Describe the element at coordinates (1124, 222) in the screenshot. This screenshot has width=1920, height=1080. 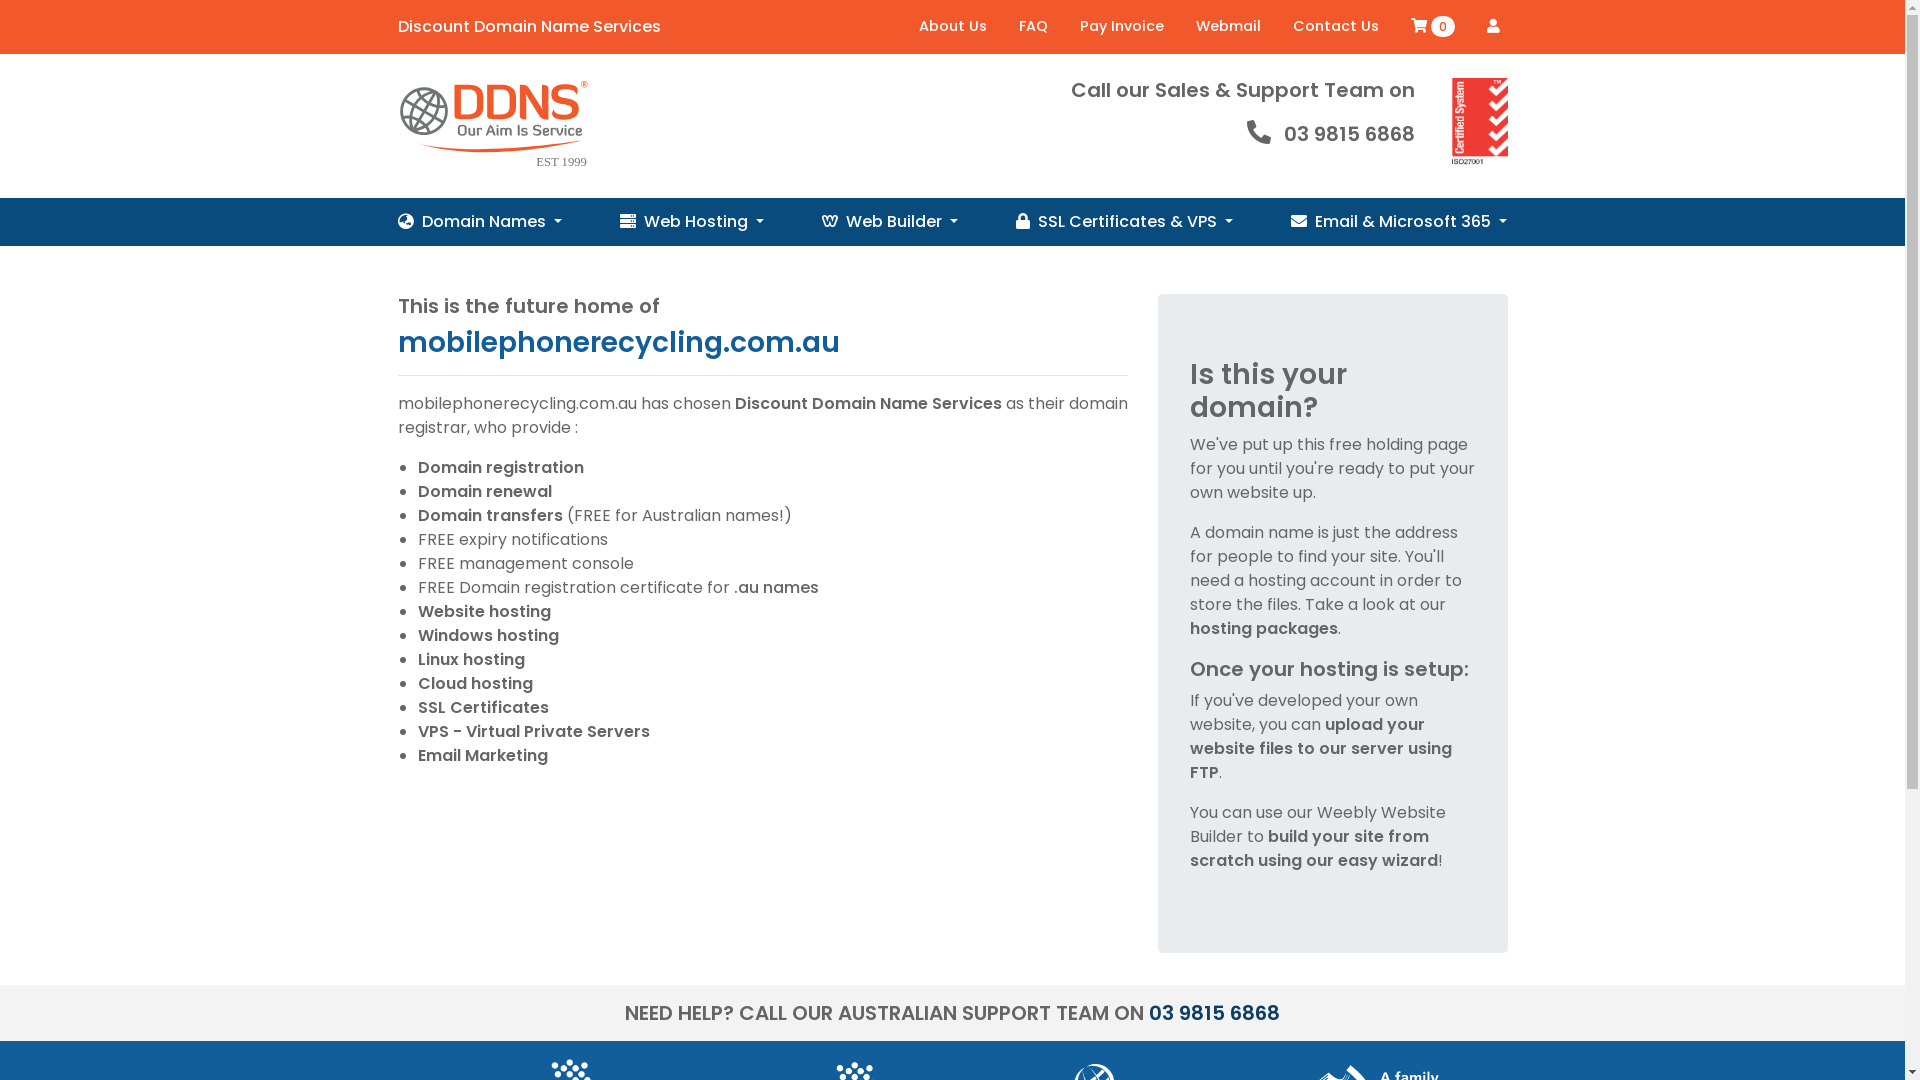
I see `'SSL Certificates & VPS'` at that location.